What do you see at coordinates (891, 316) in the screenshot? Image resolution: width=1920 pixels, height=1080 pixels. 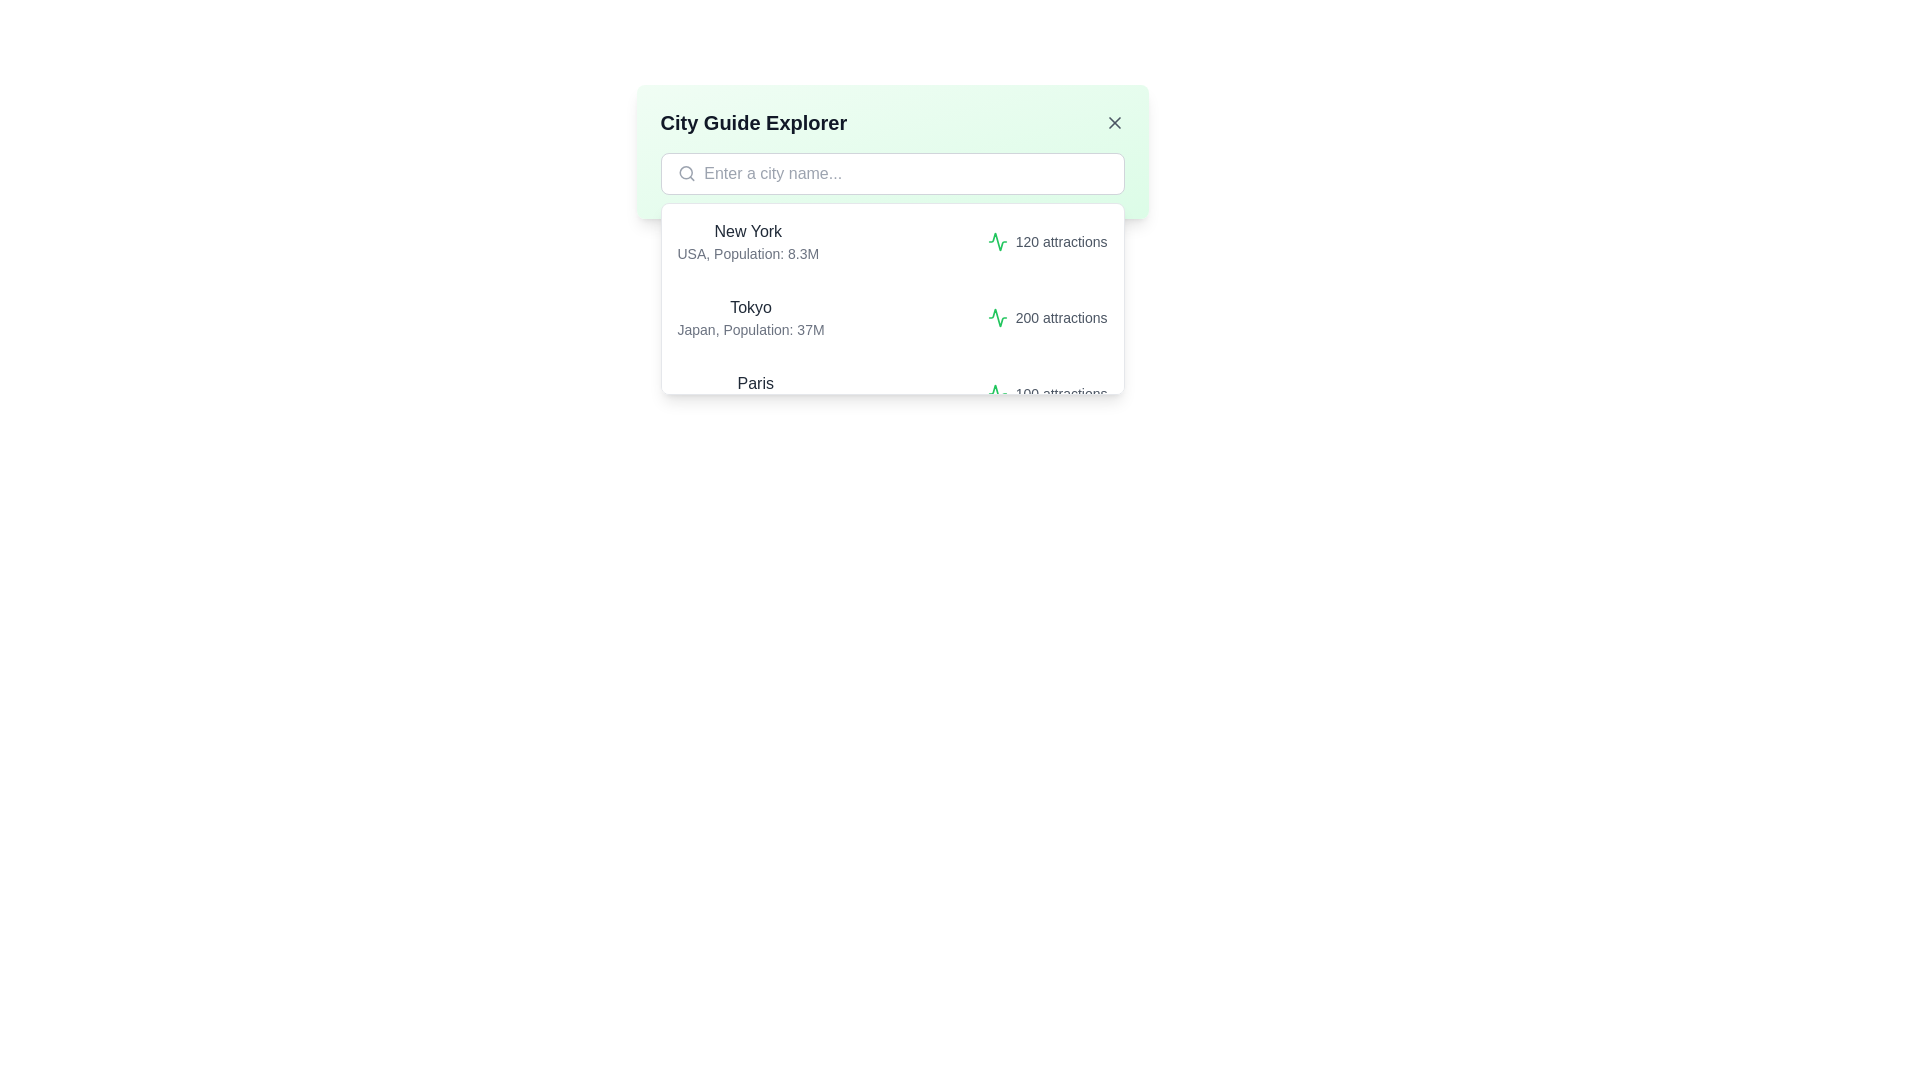 I see `the second city option in the 'City Guide Explorer' dropdown menu` at bounding box center [891, 316].